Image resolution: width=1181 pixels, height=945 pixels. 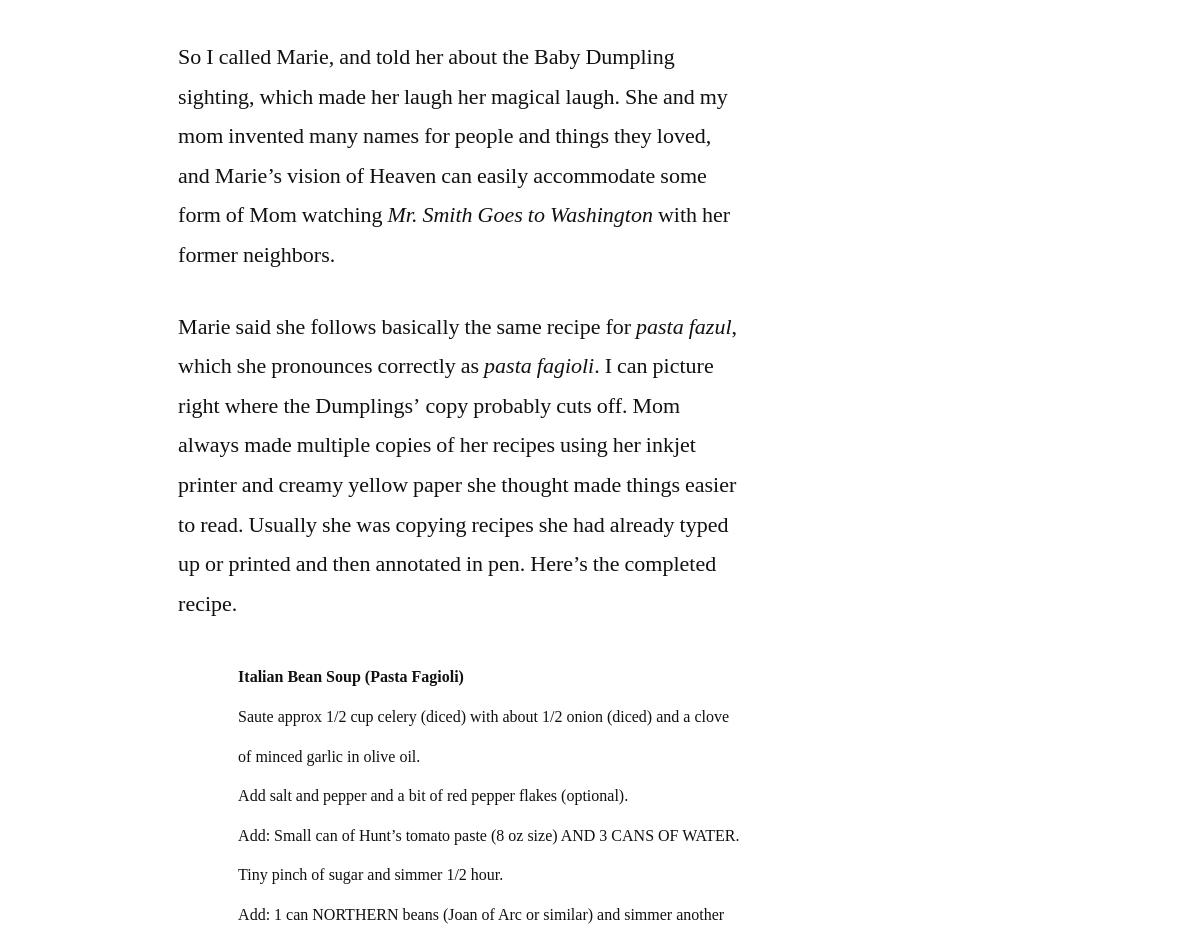 What do you see at coordinates (432, 794) in the screenshot?
I see `'Add salt and pepper and a bit of red pepper flakes (optional).'` at bounding box center [432, 794].